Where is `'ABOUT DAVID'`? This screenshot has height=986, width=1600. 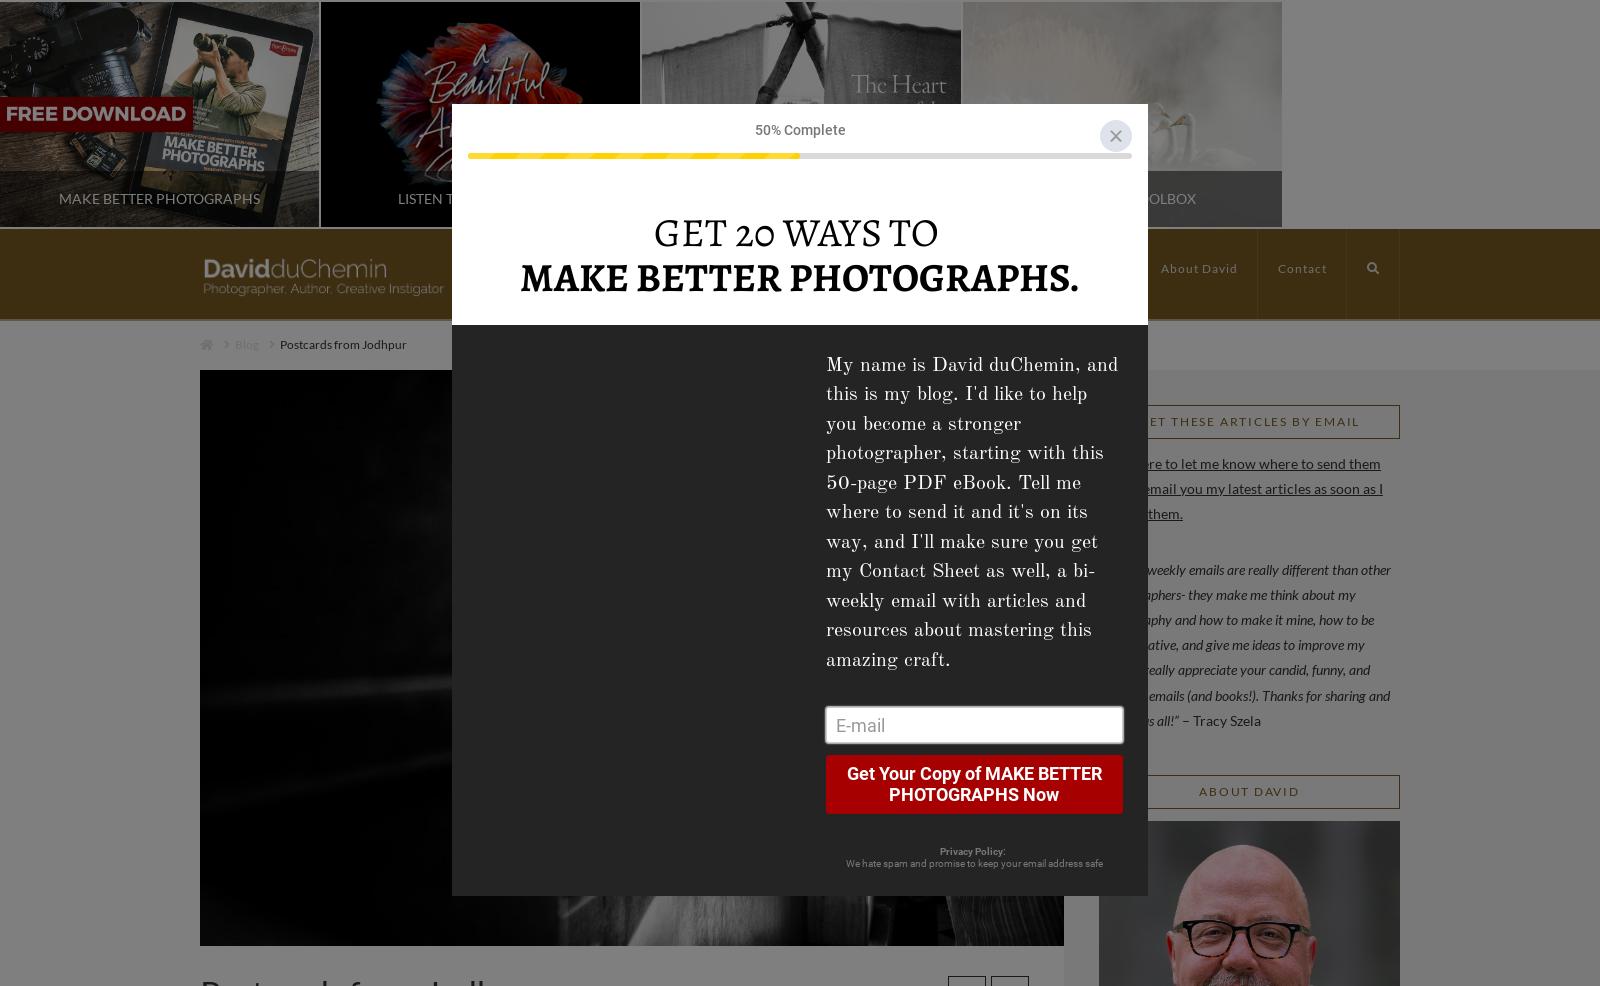
'ABOUT DAVID' is located at coordinates (1247, 790).